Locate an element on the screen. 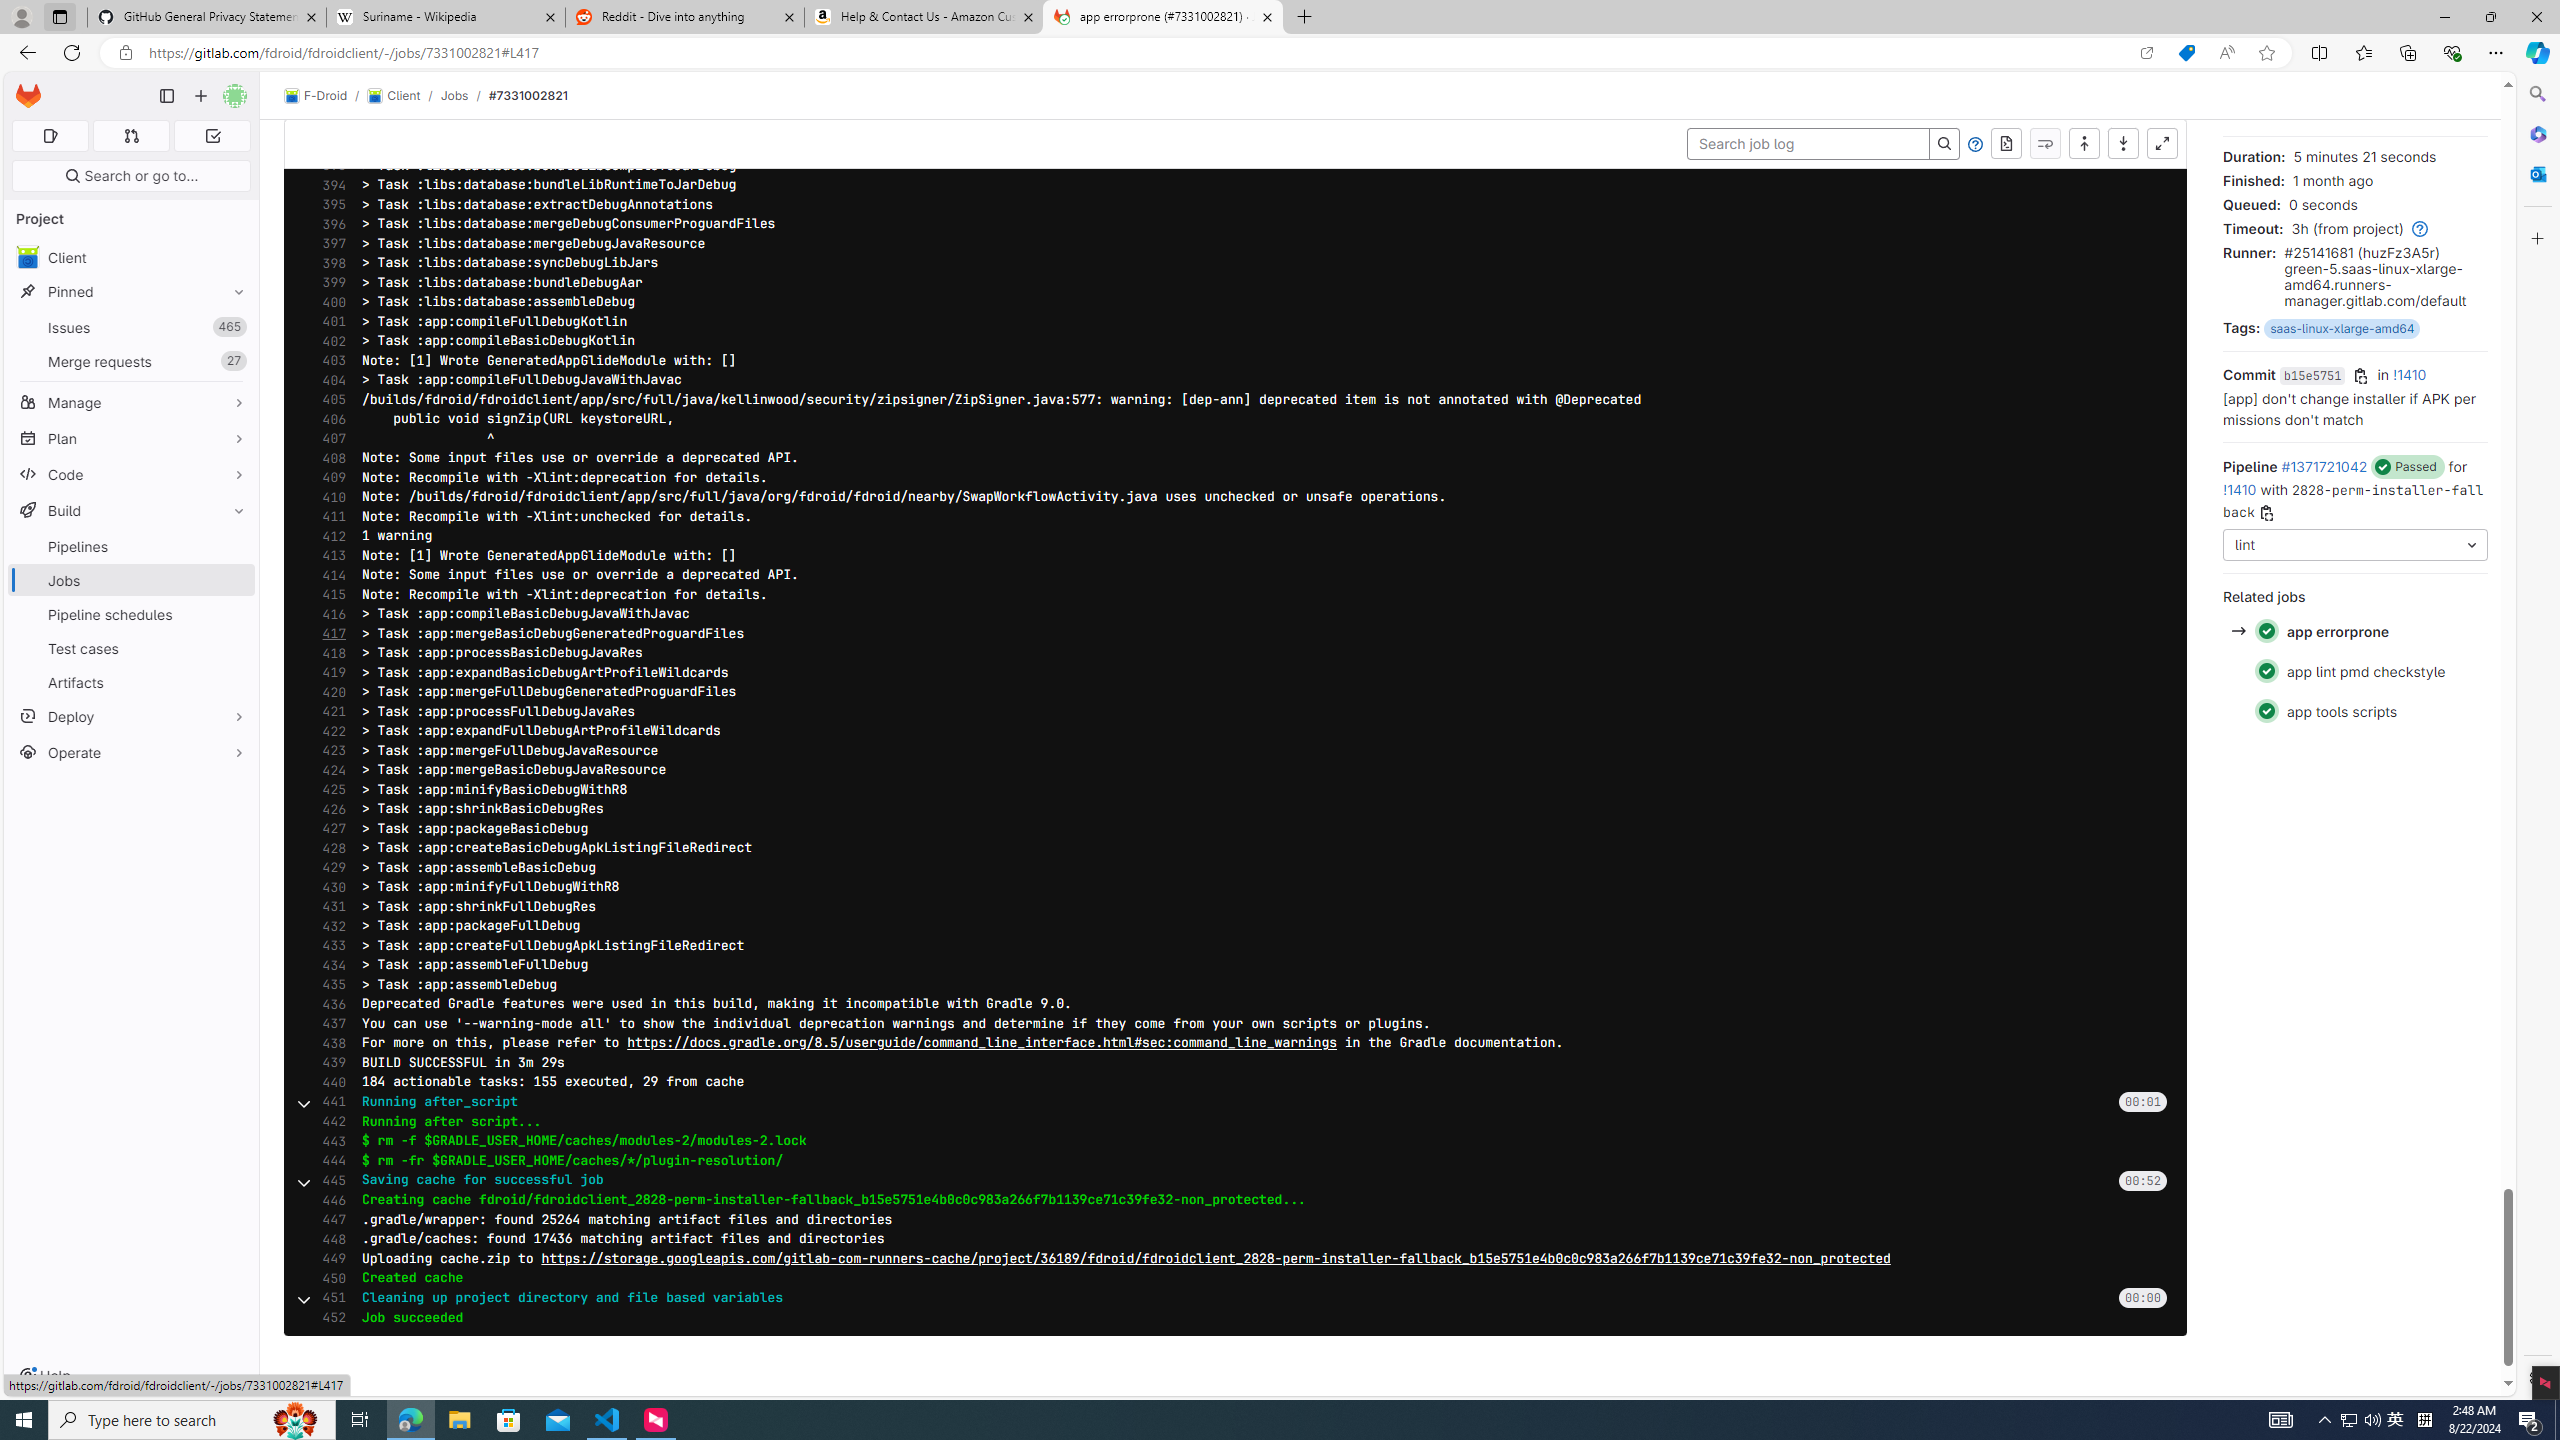  'avatar' is located at coordinates (28, 256).